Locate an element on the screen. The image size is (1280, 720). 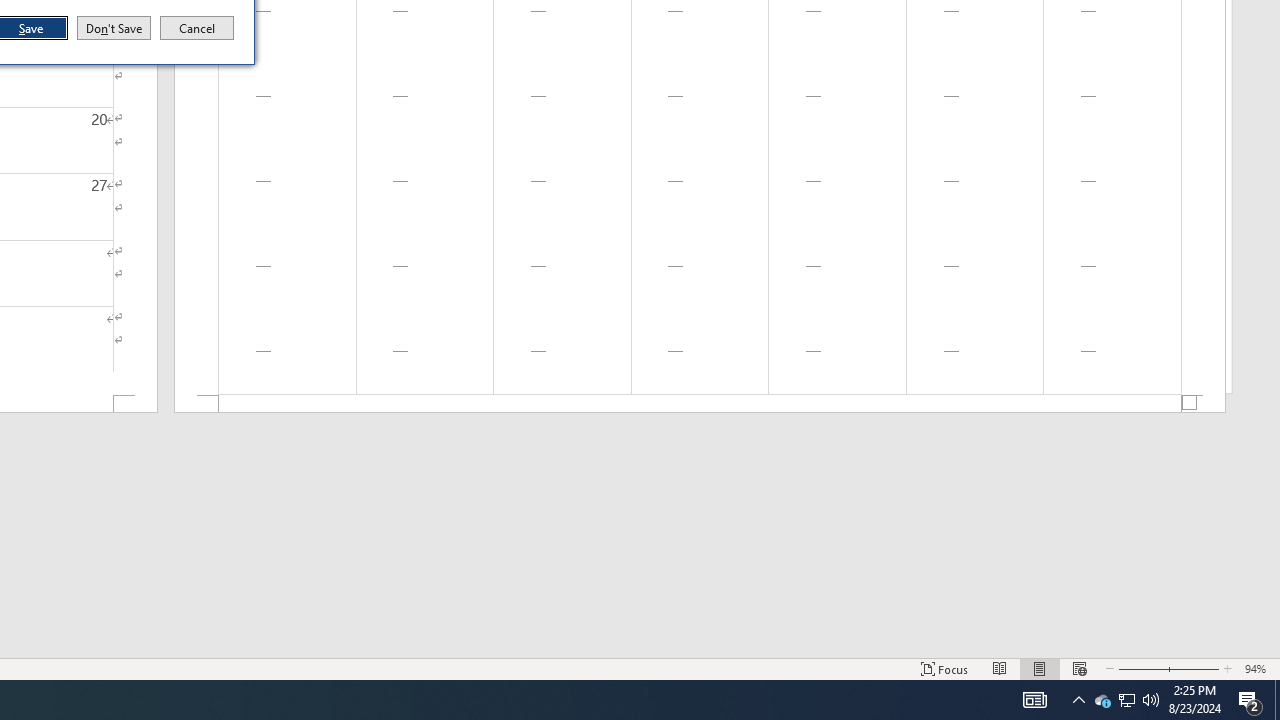
'Don' is located at coordinates (112, 28).